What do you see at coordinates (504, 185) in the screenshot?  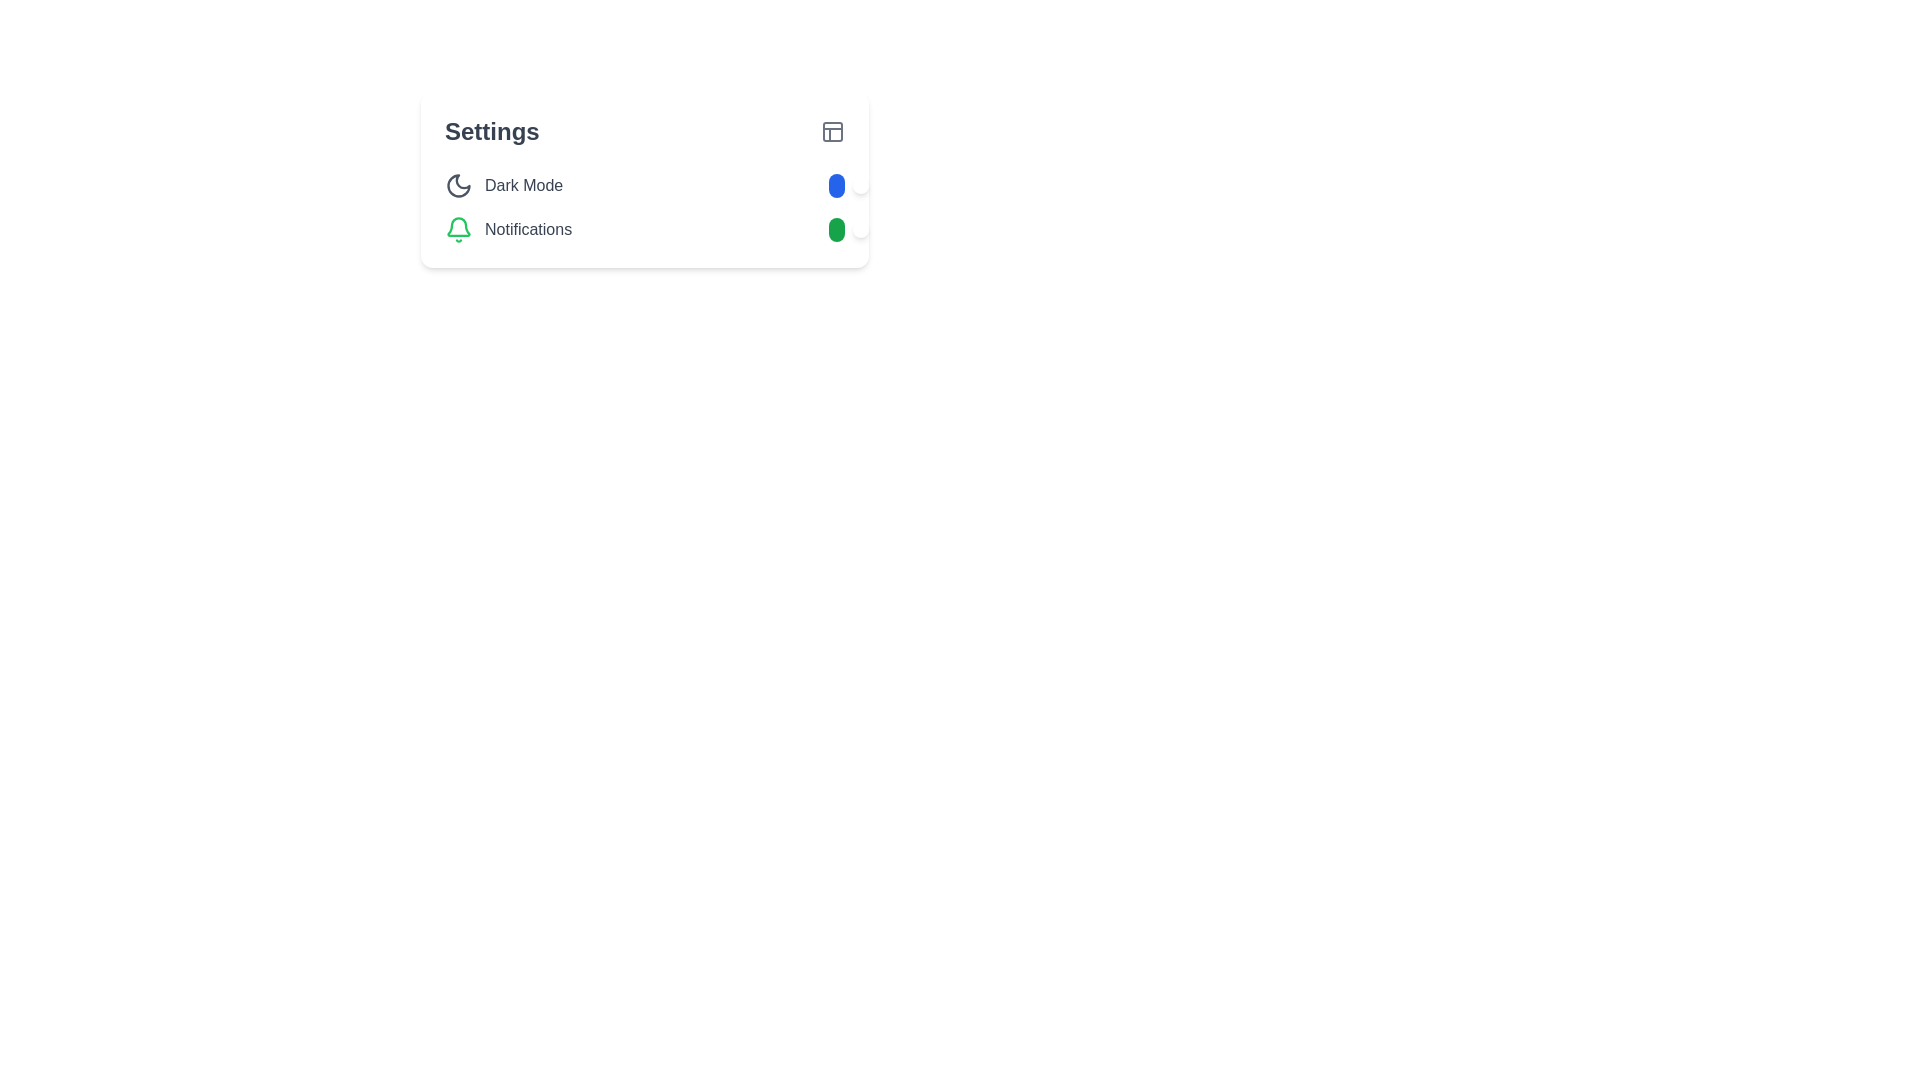 I see `the 'Dark Mode' label icon in the settings menu` at bounding box center [504, 185].